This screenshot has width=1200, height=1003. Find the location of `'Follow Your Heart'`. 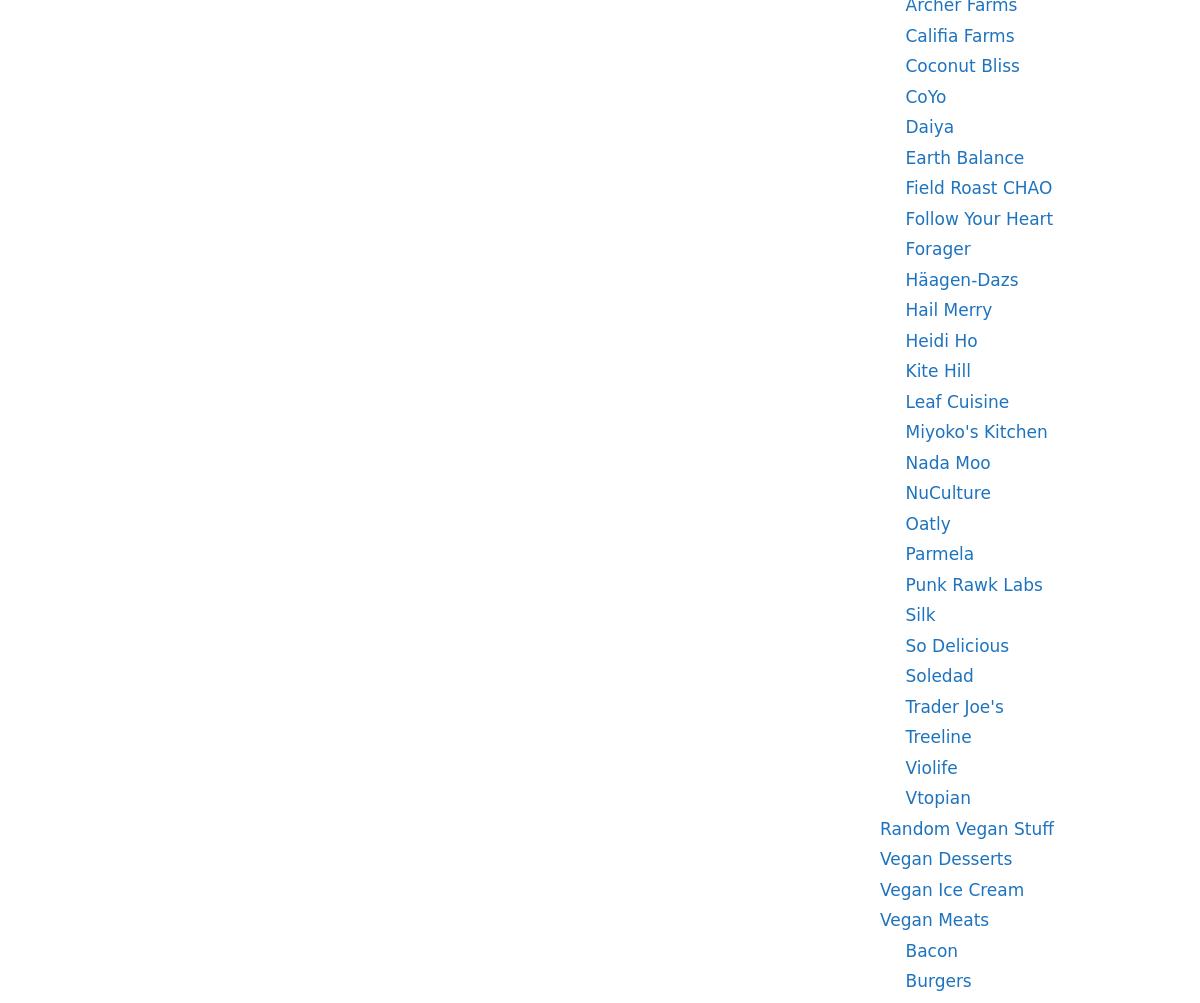

'Follow Your Heart' is located at coordinates (978, 217).